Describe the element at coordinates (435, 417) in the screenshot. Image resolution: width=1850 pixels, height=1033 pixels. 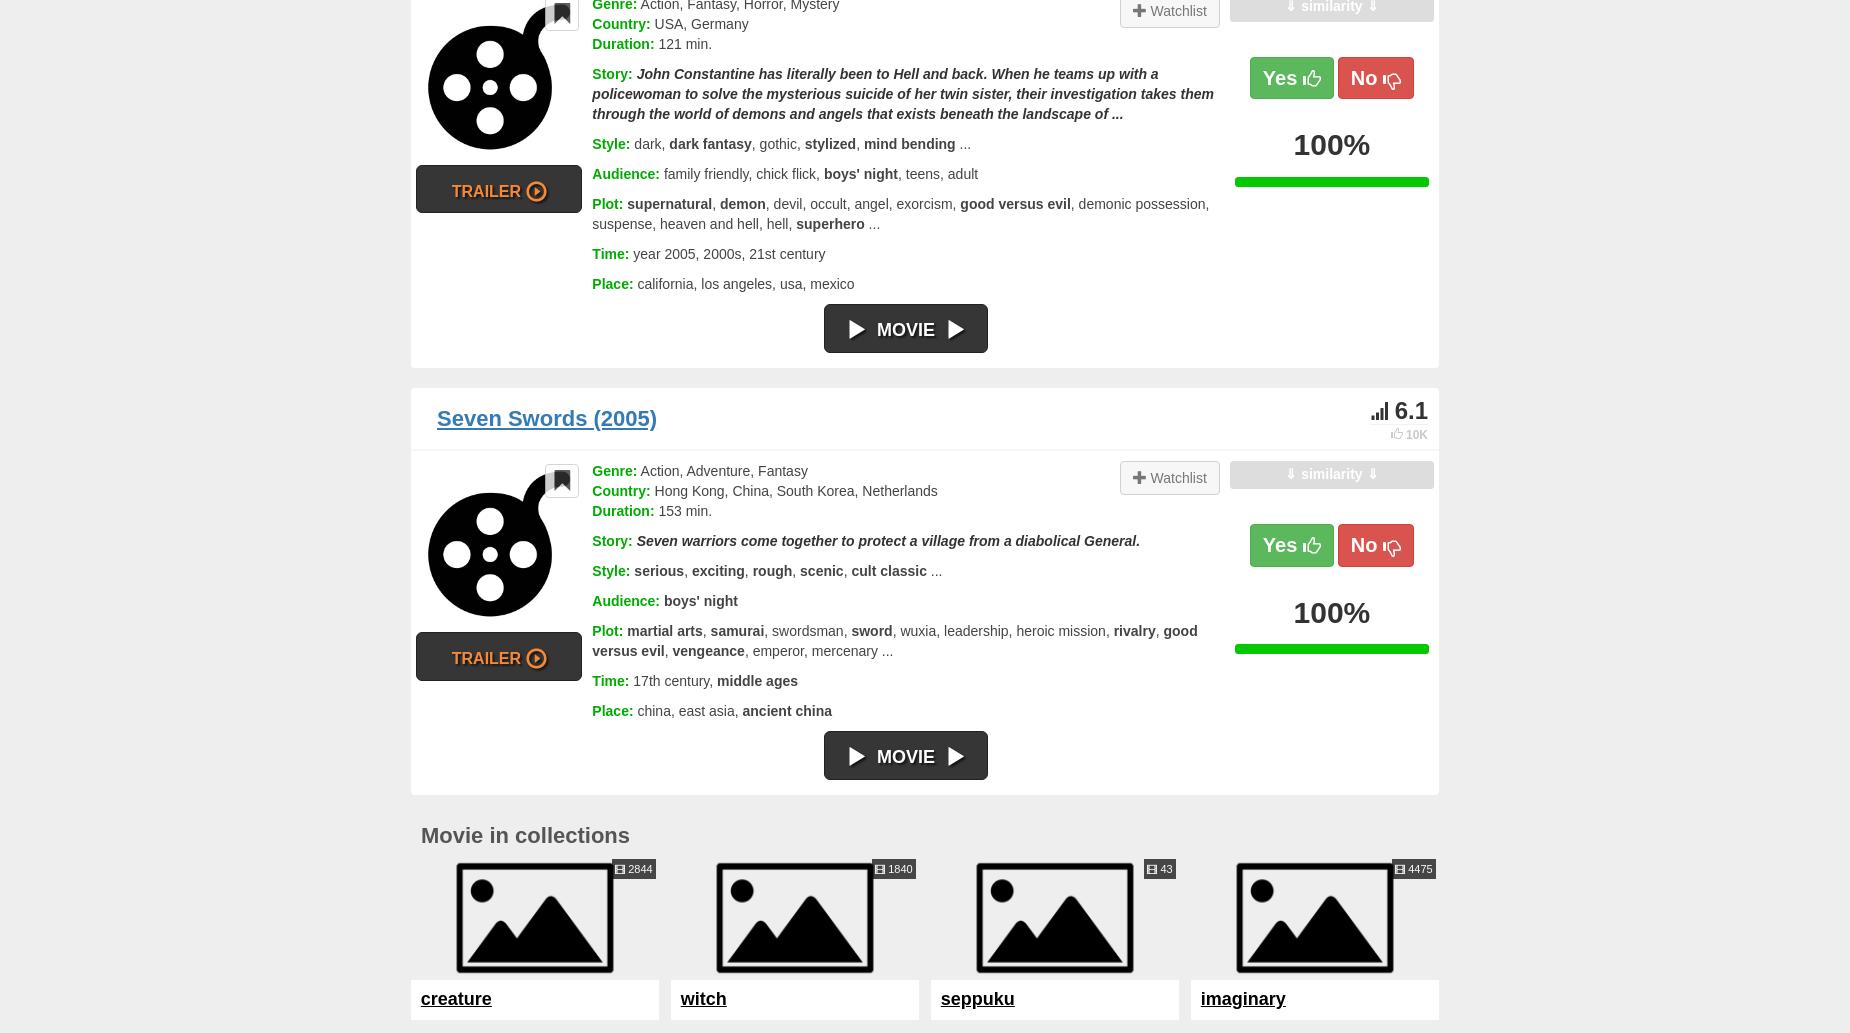
I see `'Seven Swords (2005)'` at that location.